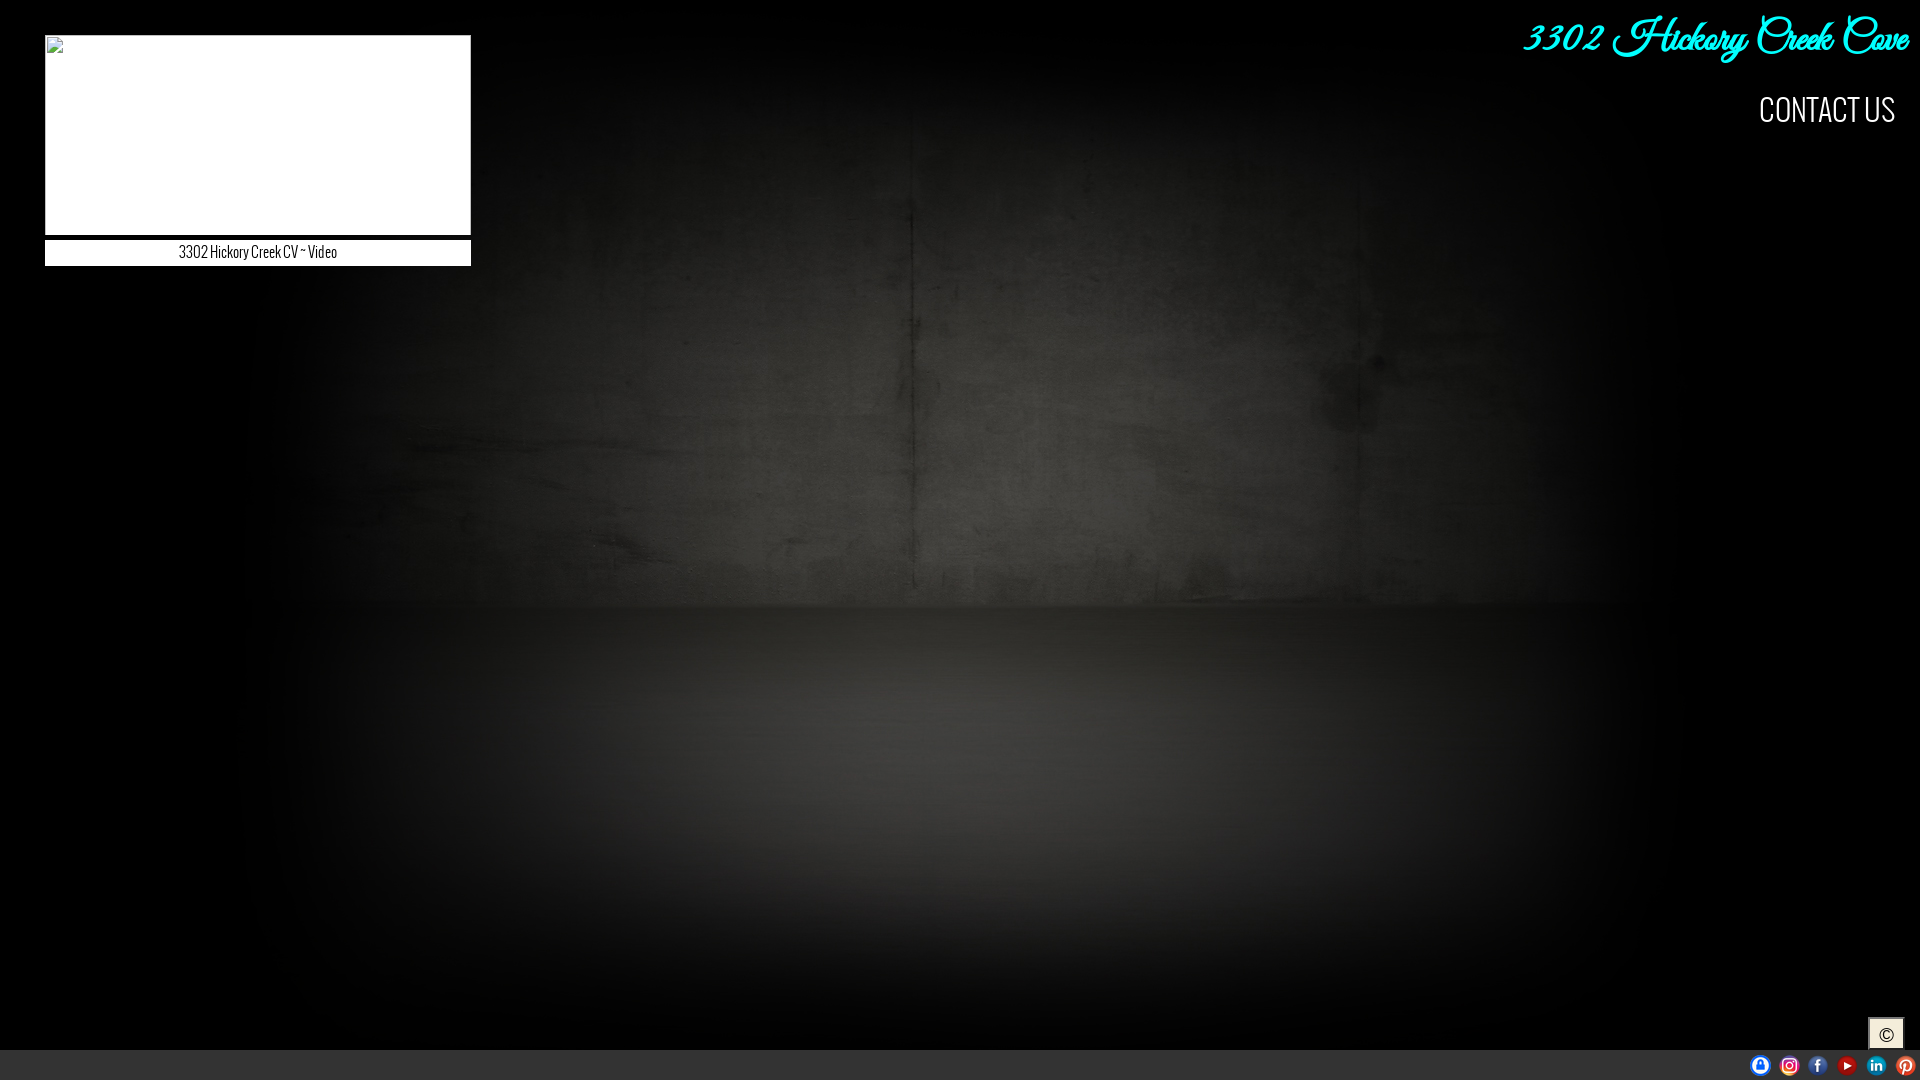 The height and width of the screenshot is (1080, 1920). Describe the element at coordinates (1894, 1064) in the screenshot. I see `'Pinterest'` at that location.